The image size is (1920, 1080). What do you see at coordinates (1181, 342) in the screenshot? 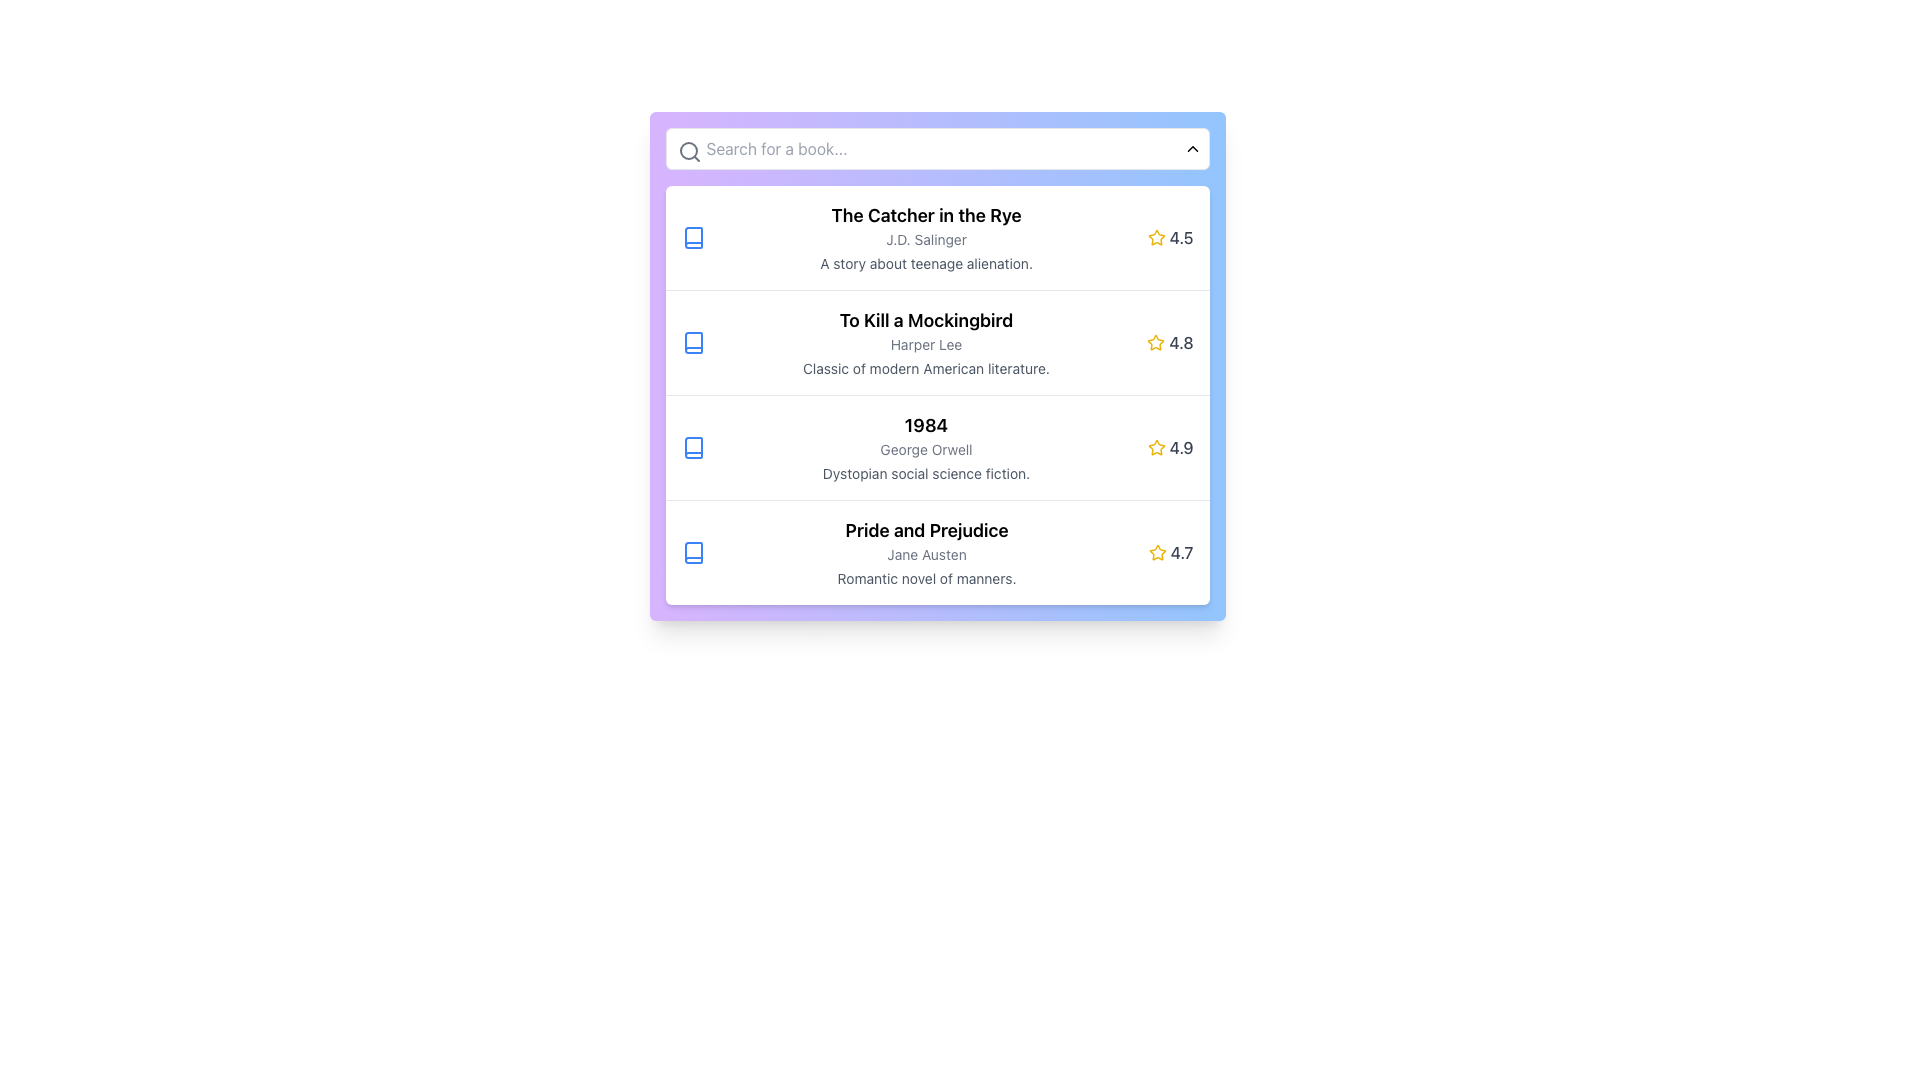
I see `the text label displaying the rating value '4.8' that is styled with a medium-weight font in dark gray color, located to the right of a yellow star icon in the second row of a book list` at bounding box center [1181, 342].